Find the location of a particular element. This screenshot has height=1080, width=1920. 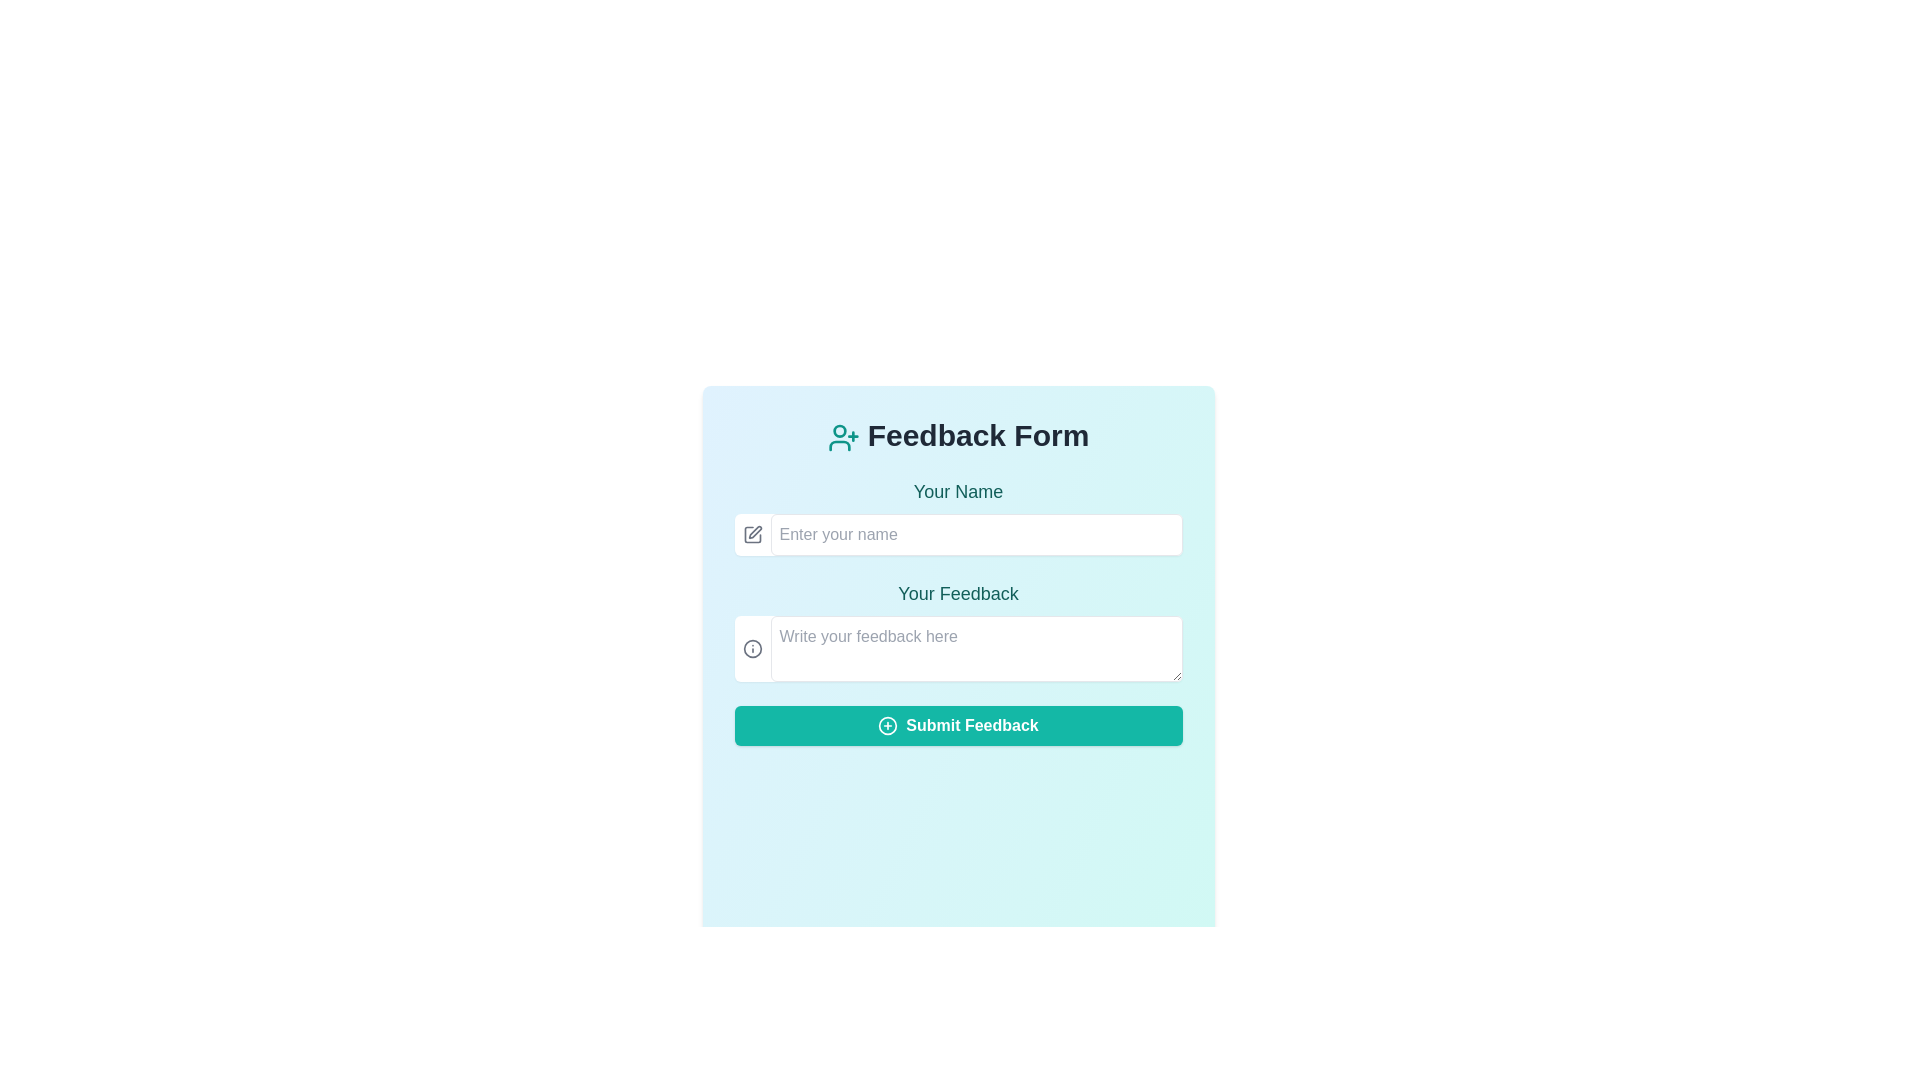

the label displaying the text 'Your Name', which is styled in teal and positioned above the corresponding input field for name entry is located at coordinates (957, 492).